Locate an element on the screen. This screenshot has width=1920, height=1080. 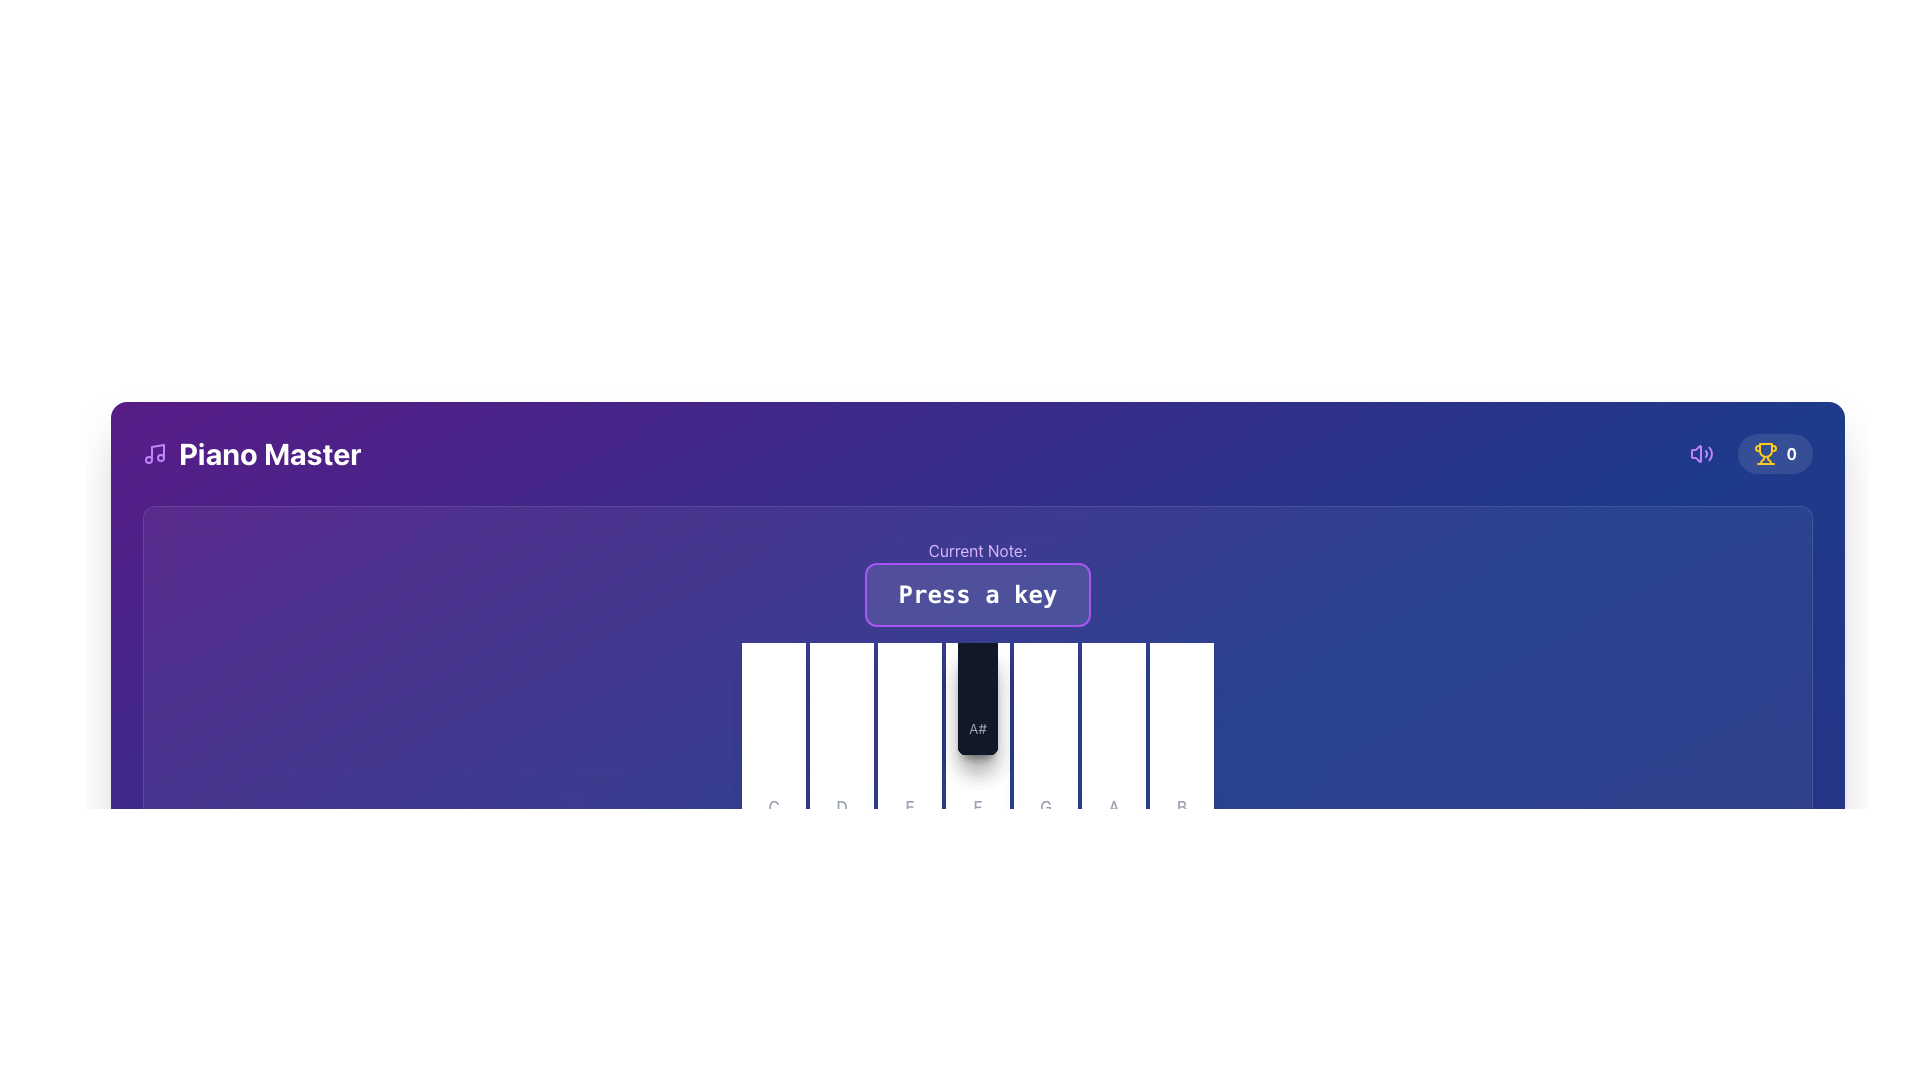
the second white piano key from the left, which is styled to resemble a piano key and has the letter 'D' at its bottom, to play the note is located at coordinates (841, 739).